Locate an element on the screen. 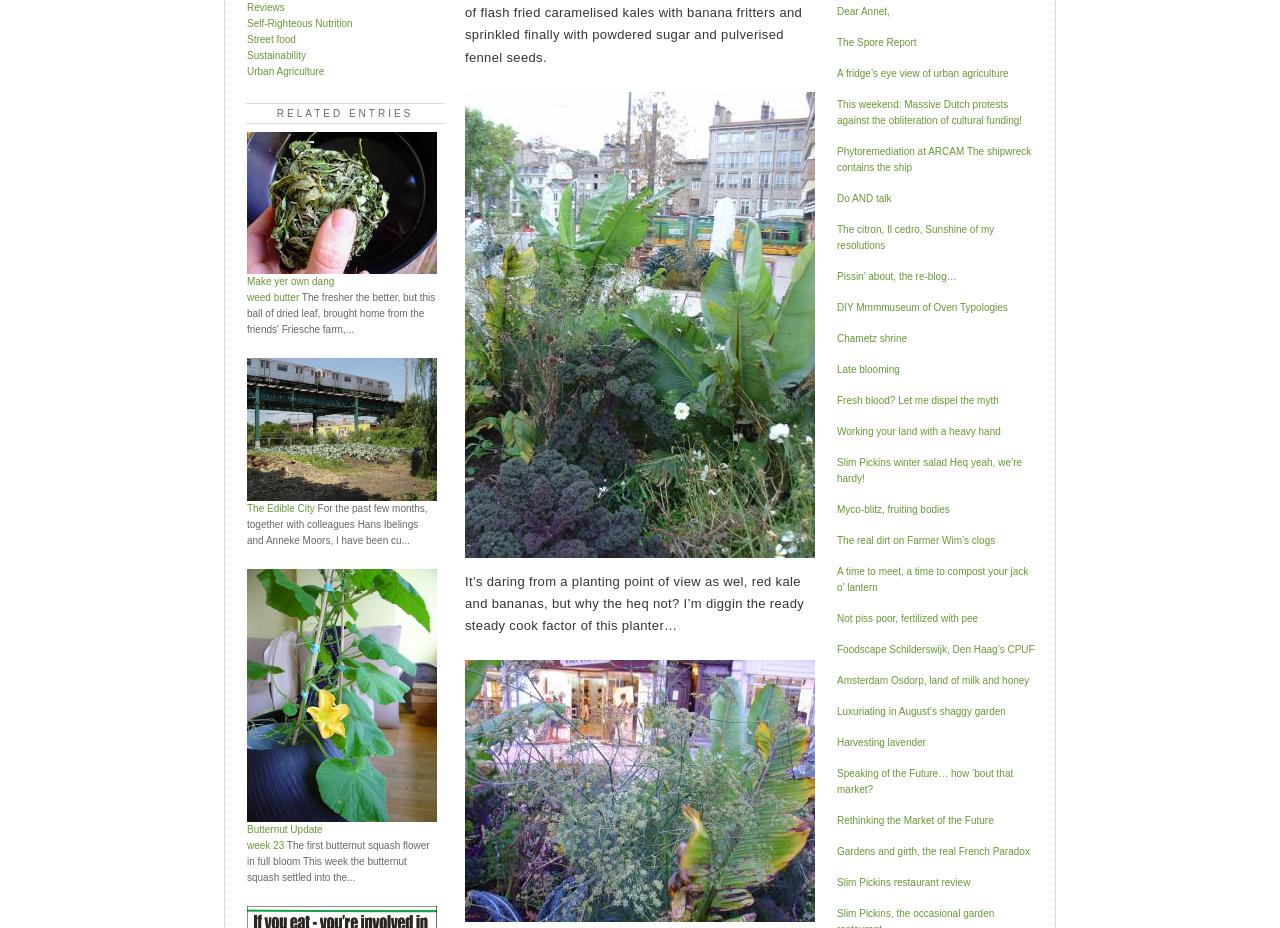 This screenshot has height=928, width=1280. 'The first butternut squash flower in full bloom

This week the butternut squash settled into the...' is located at coordinates (338, 860).